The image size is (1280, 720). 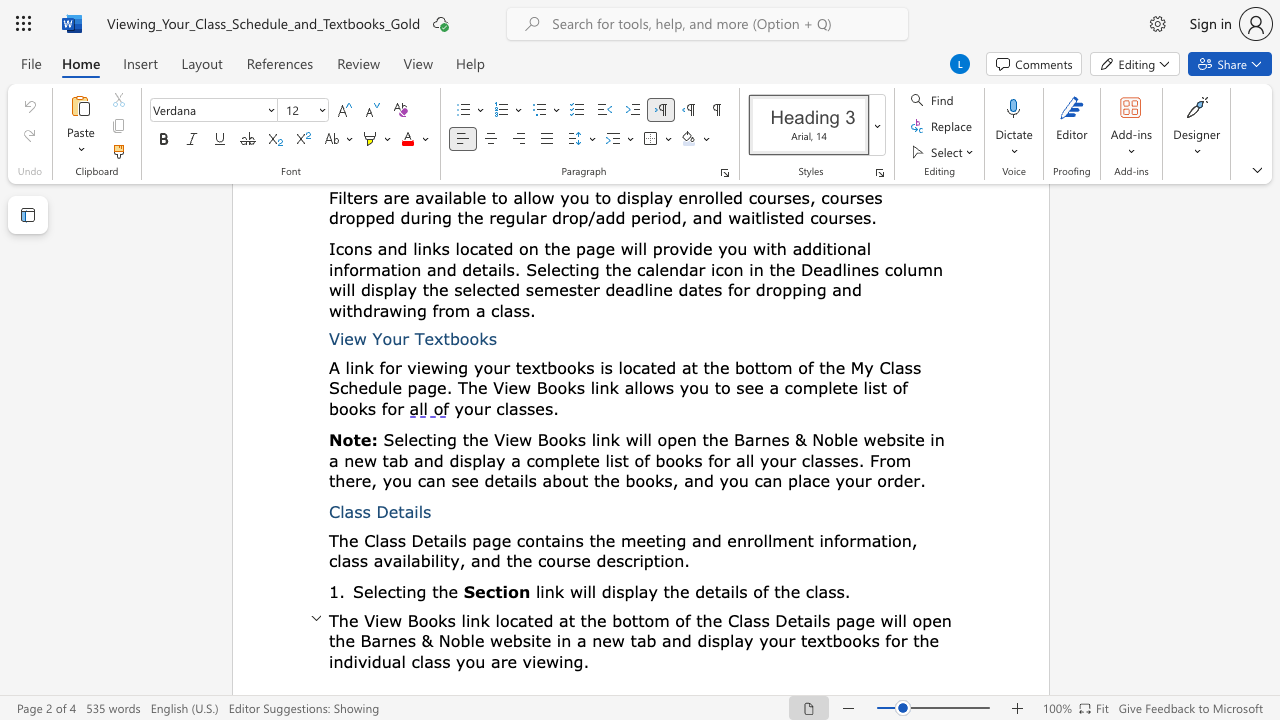 I want to click on the 2th character "e" in the text, so click(x=427, y=540).